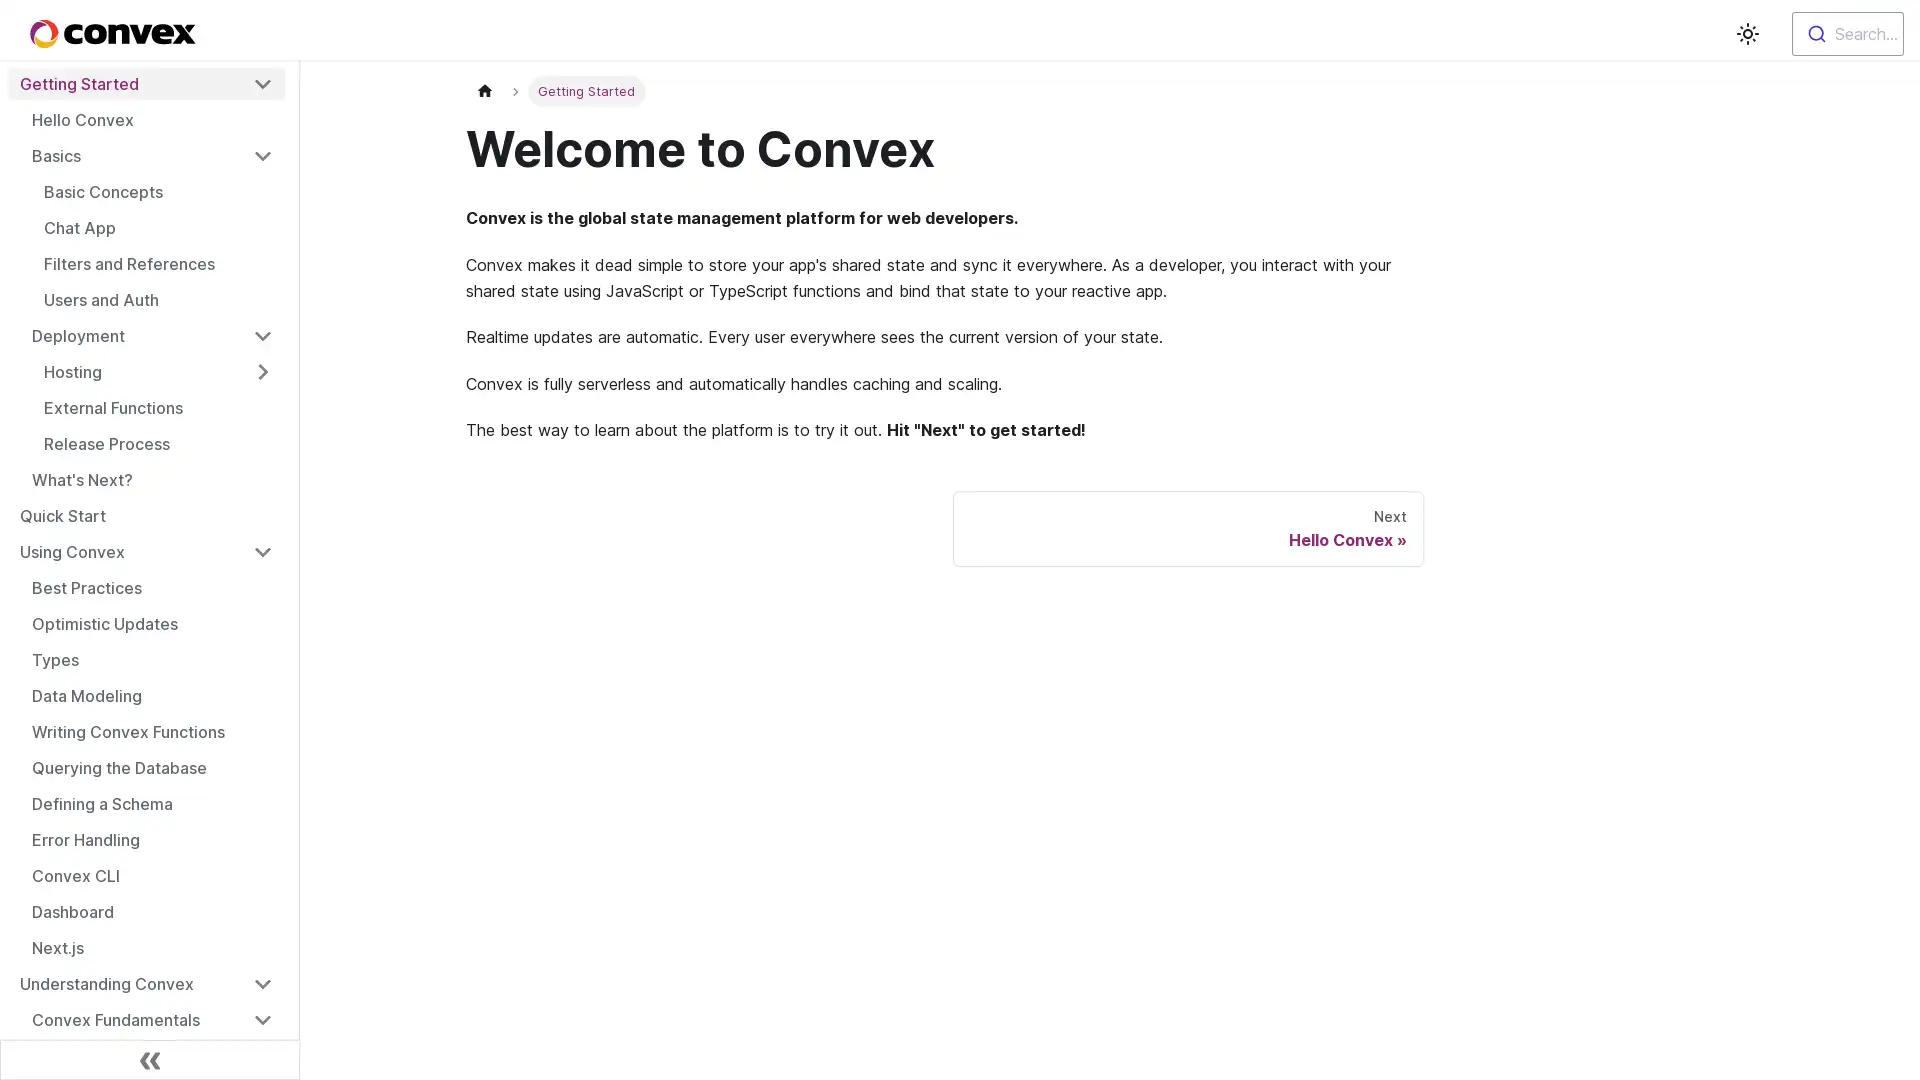  I want to click on Switch between dark and light mode (currently light mode), so click(1746, 34).